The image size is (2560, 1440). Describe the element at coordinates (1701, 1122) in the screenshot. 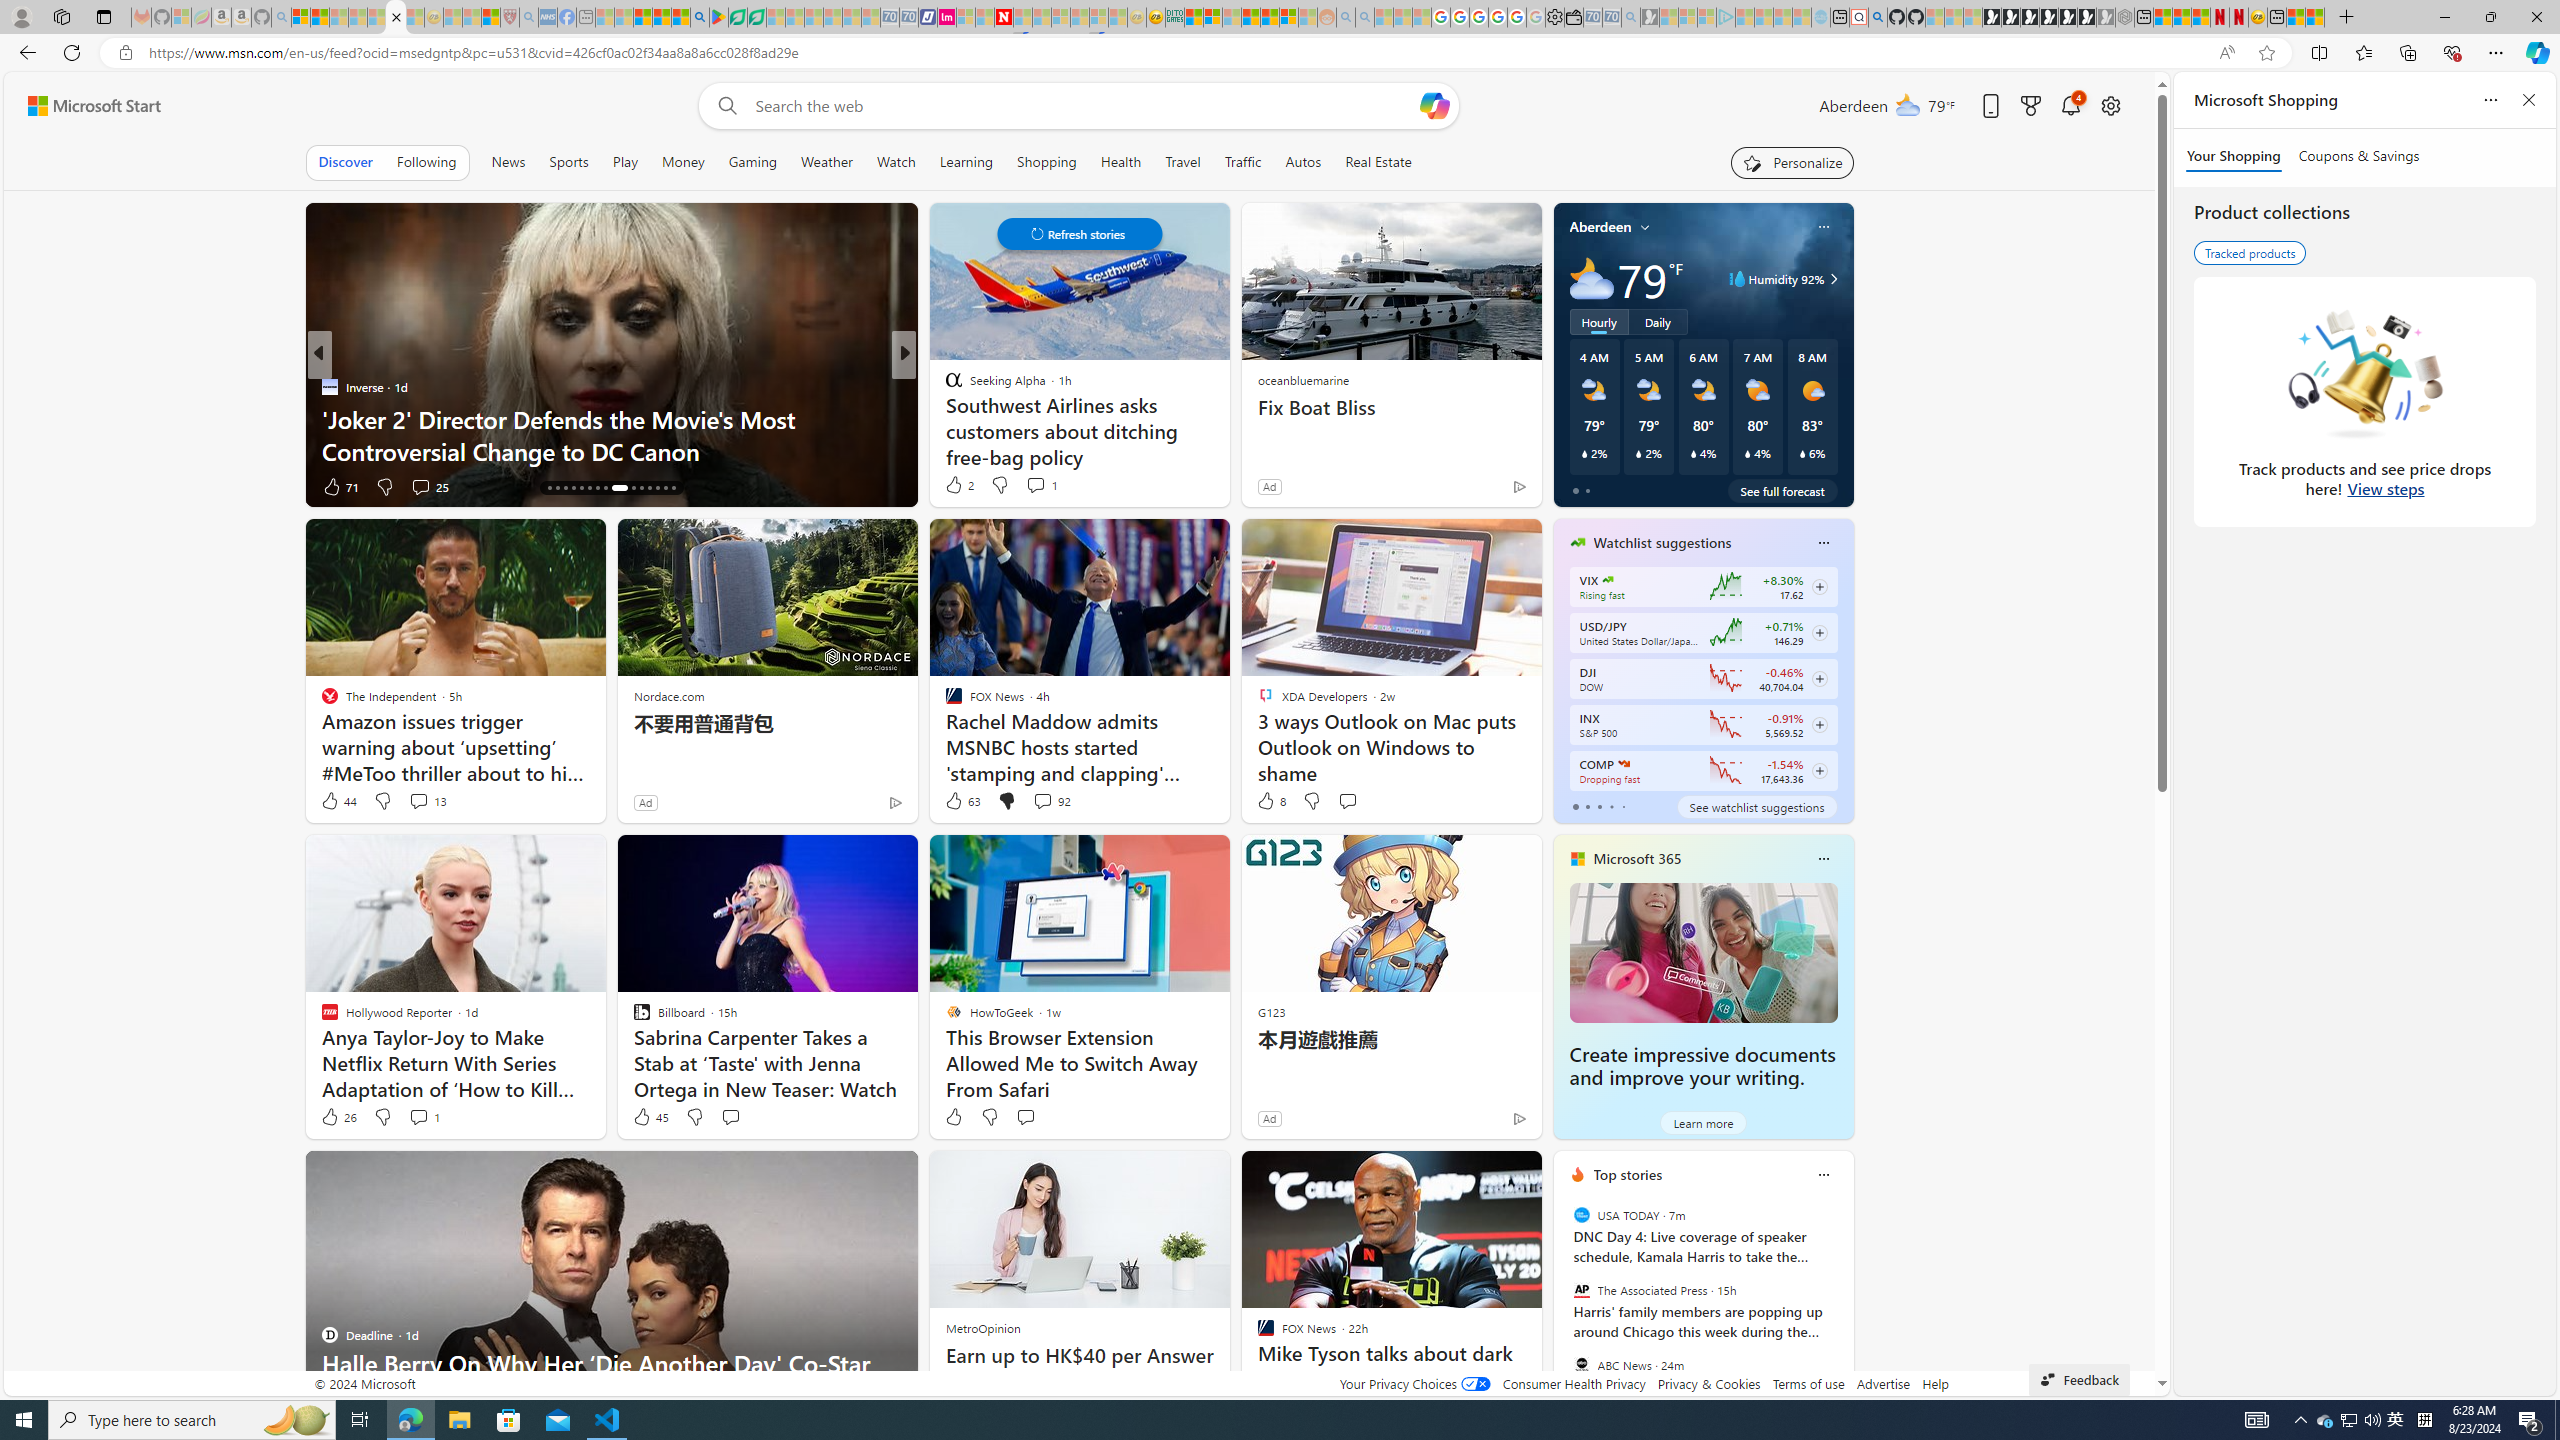

I see `'Learn more'` at that location.